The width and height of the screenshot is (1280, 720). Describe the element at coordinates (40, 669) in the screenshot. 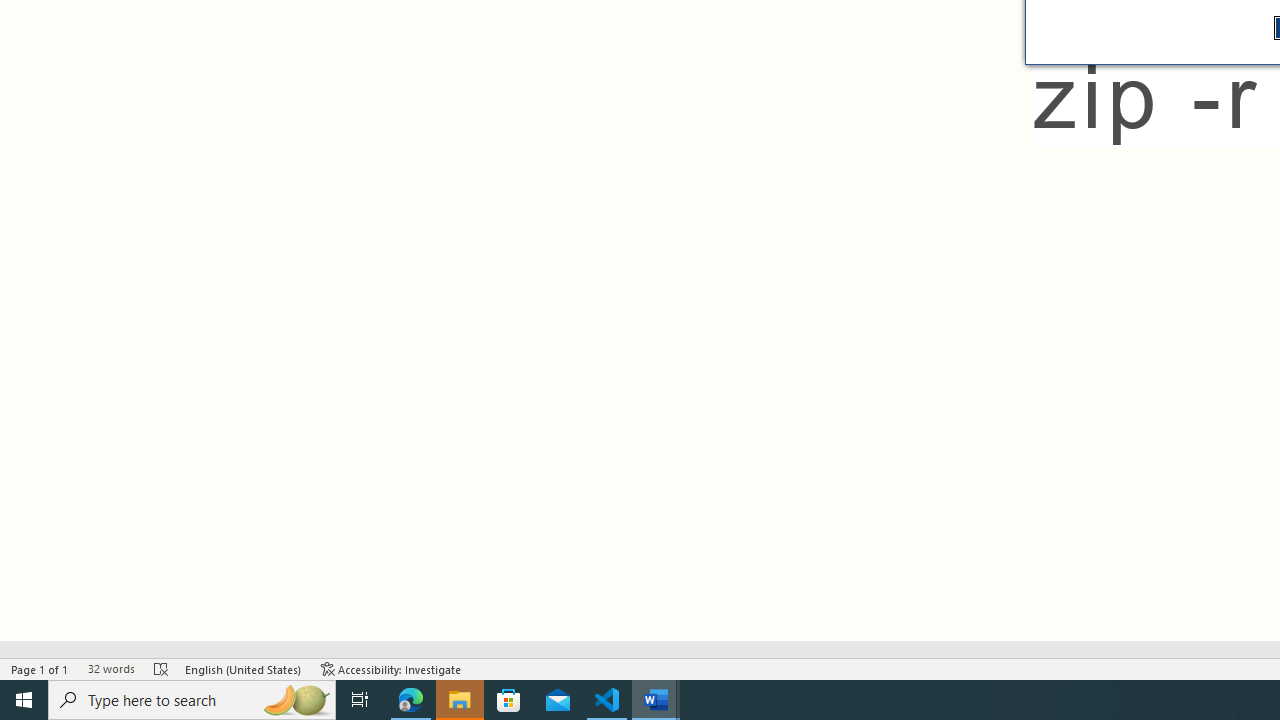

I see `'Page Number Page 1 of 1'` at that location.